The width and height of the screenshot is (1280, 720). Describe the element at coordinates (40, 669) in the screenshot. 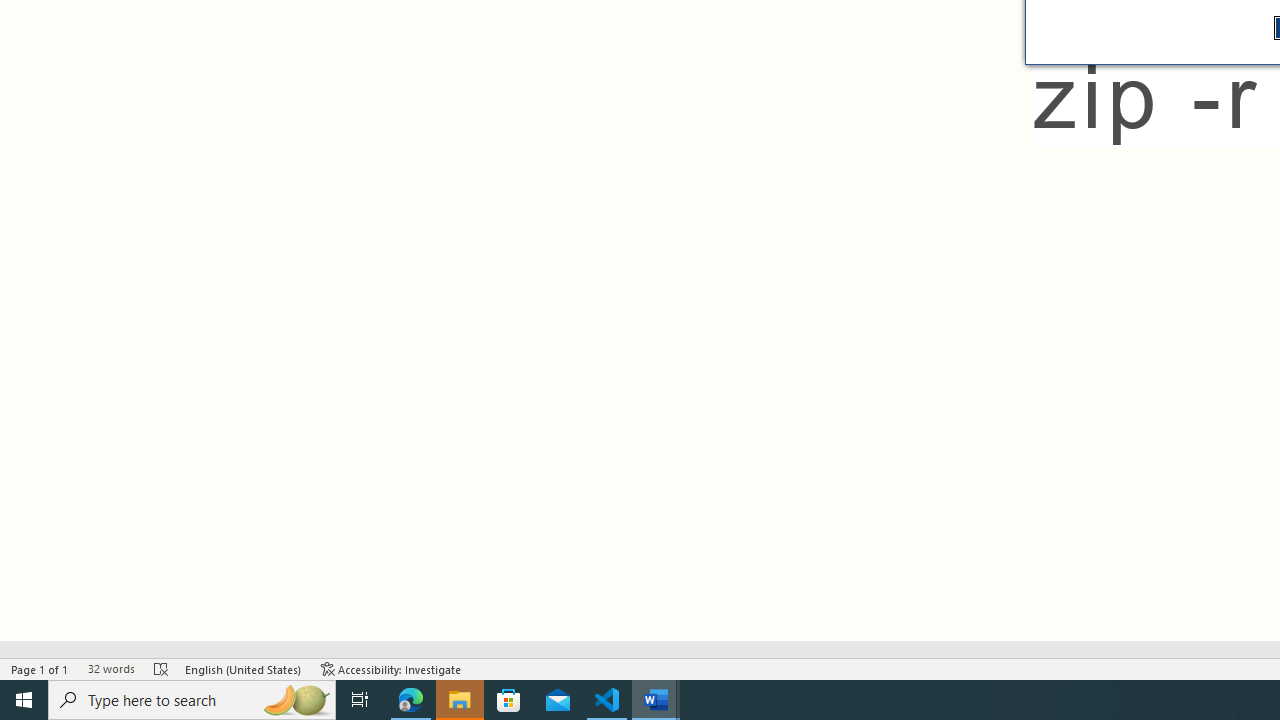

I see `'Page Number Page 1 of 1'` at that location.